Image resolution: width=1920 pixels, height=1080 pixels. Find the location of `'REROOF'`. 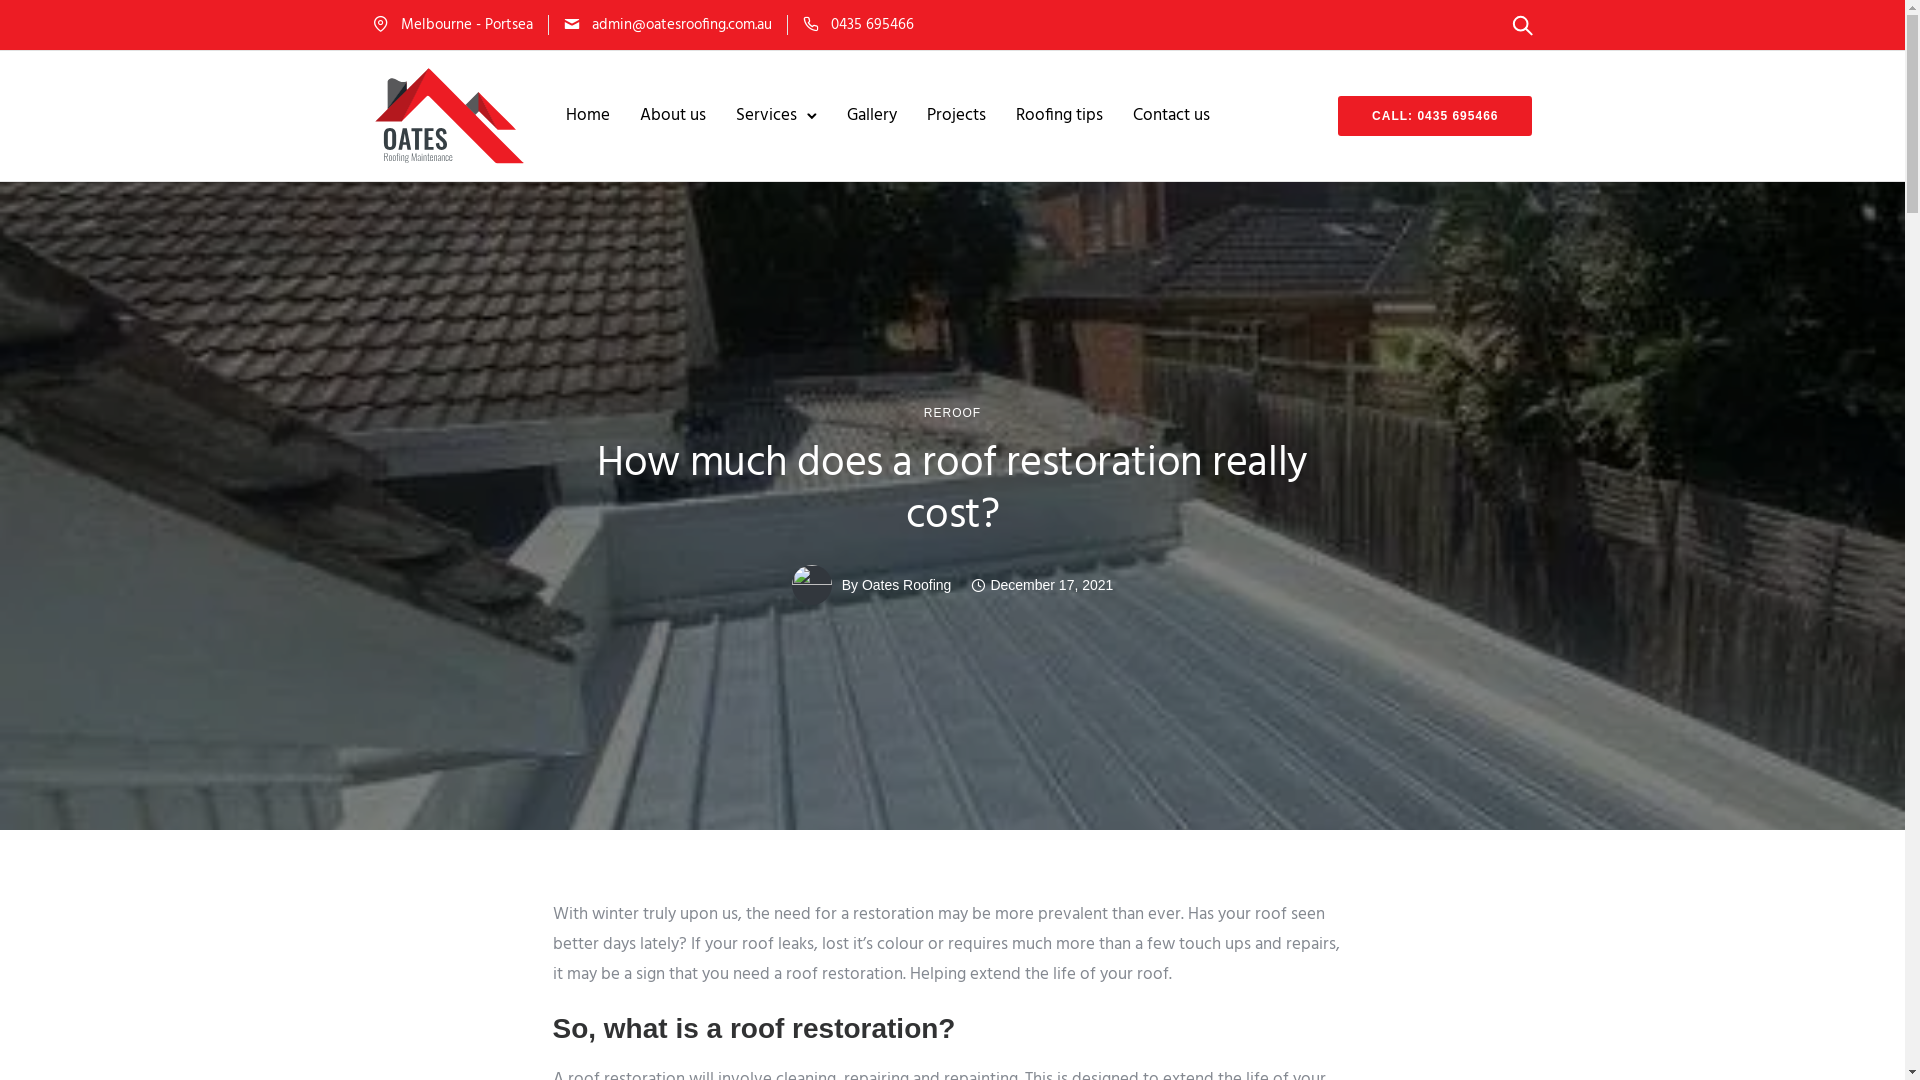

'REROOF' is located at coordinates (951, 411).